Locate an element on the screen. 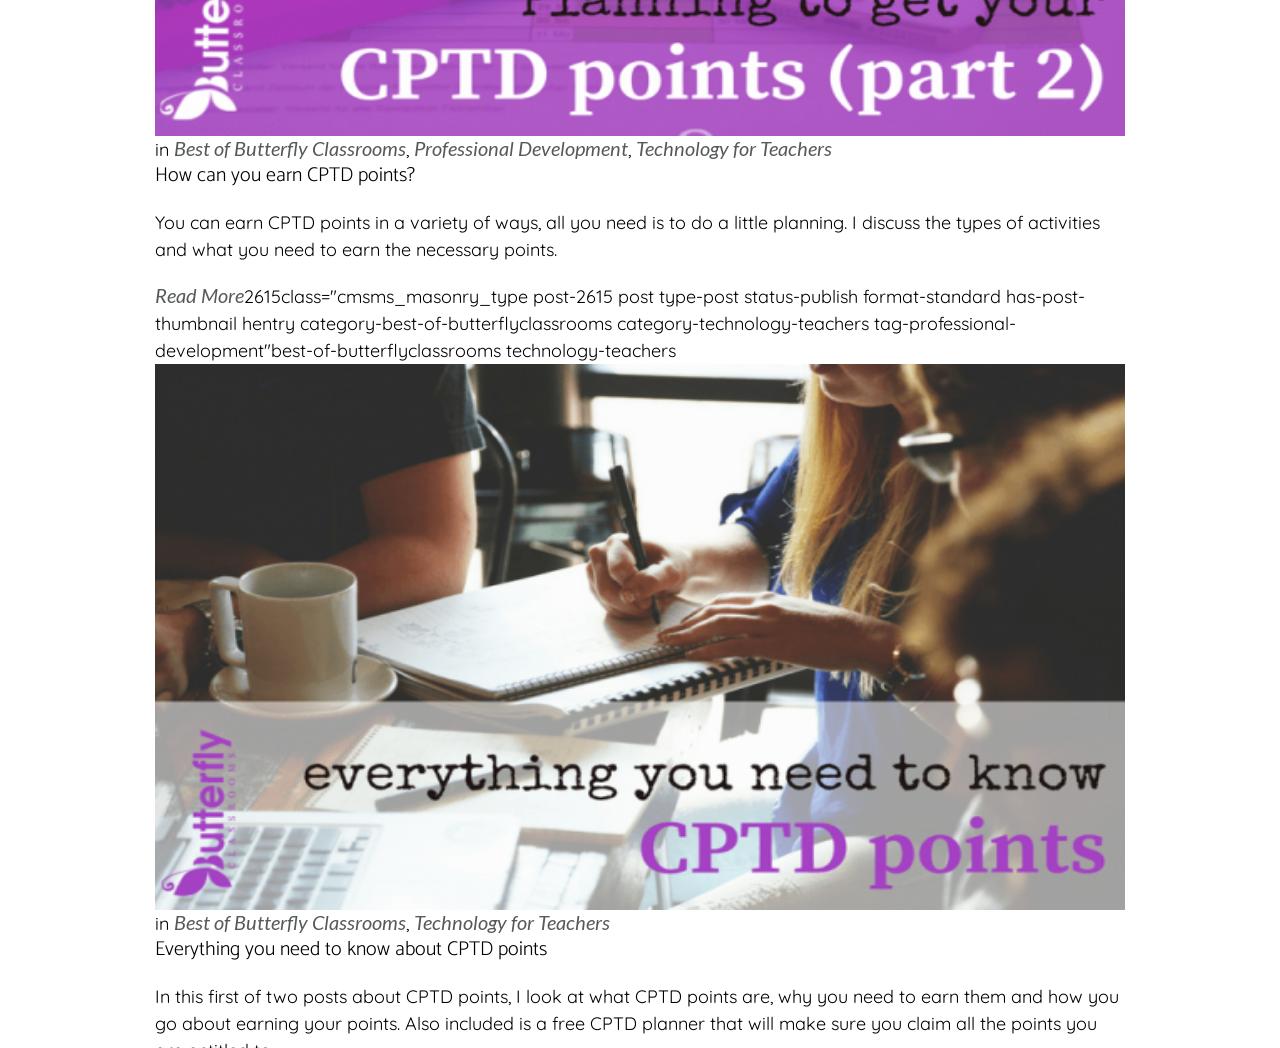  'Professional Development' is located at coordinates (520, 147).